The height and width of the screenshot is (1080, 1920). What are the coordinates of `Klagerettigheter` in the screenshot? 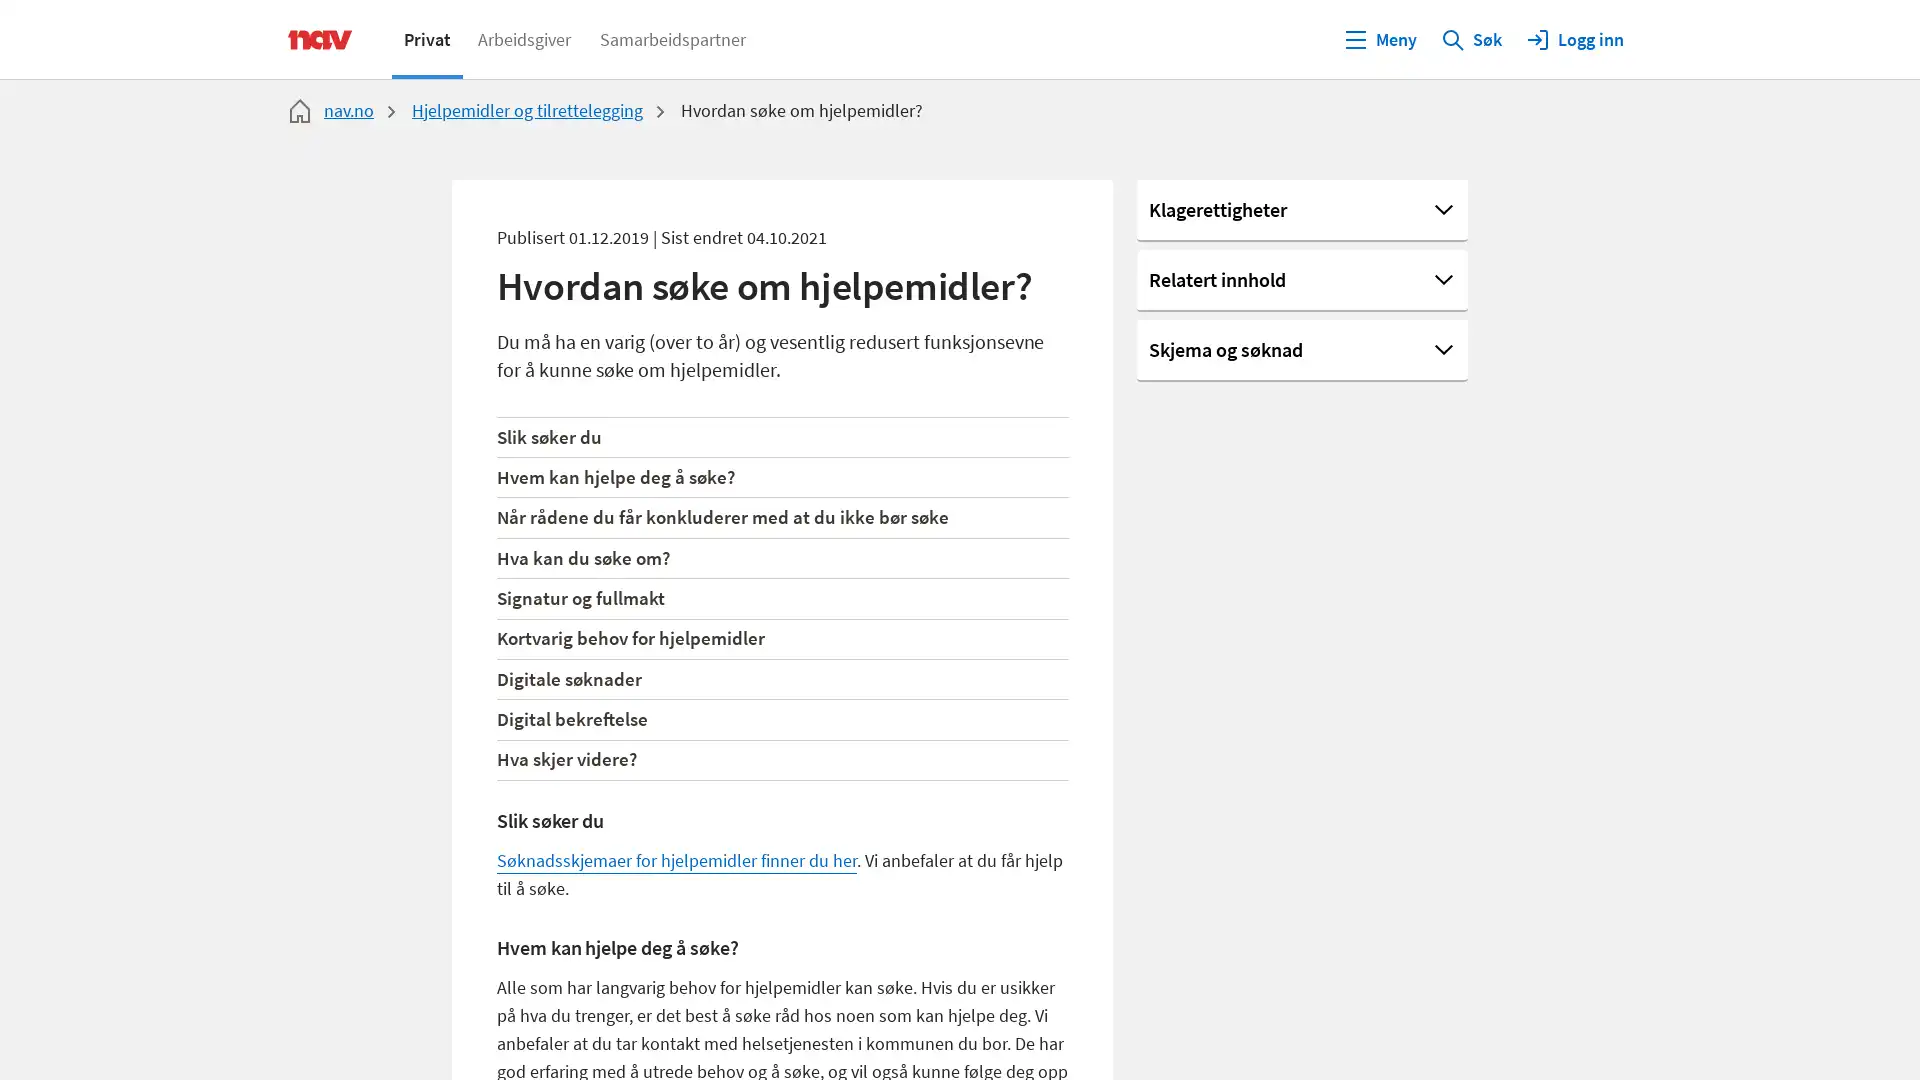 It's located at (1302, 211).